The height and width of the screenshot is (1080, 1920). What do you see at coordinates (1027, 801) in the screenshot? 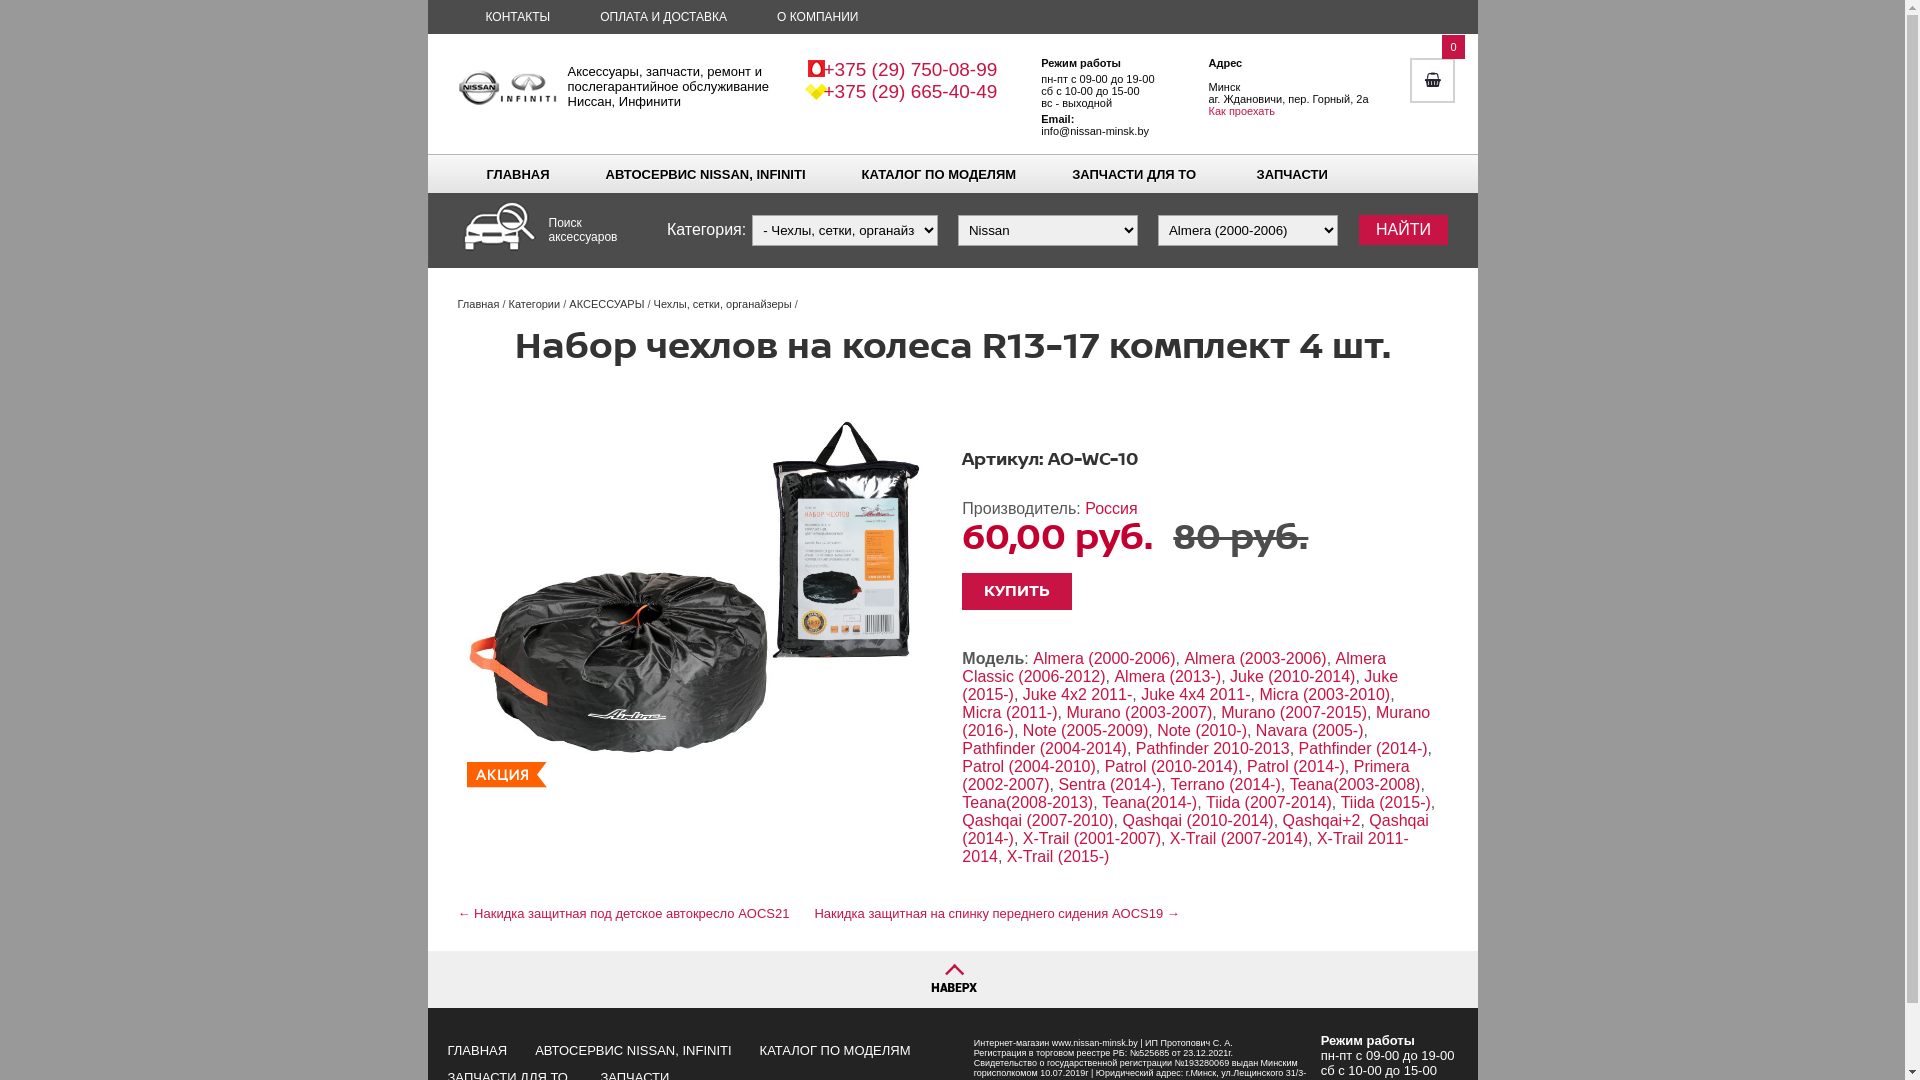
I see `'Teana(2008-2013)'` at bounding box center [1027, 801].